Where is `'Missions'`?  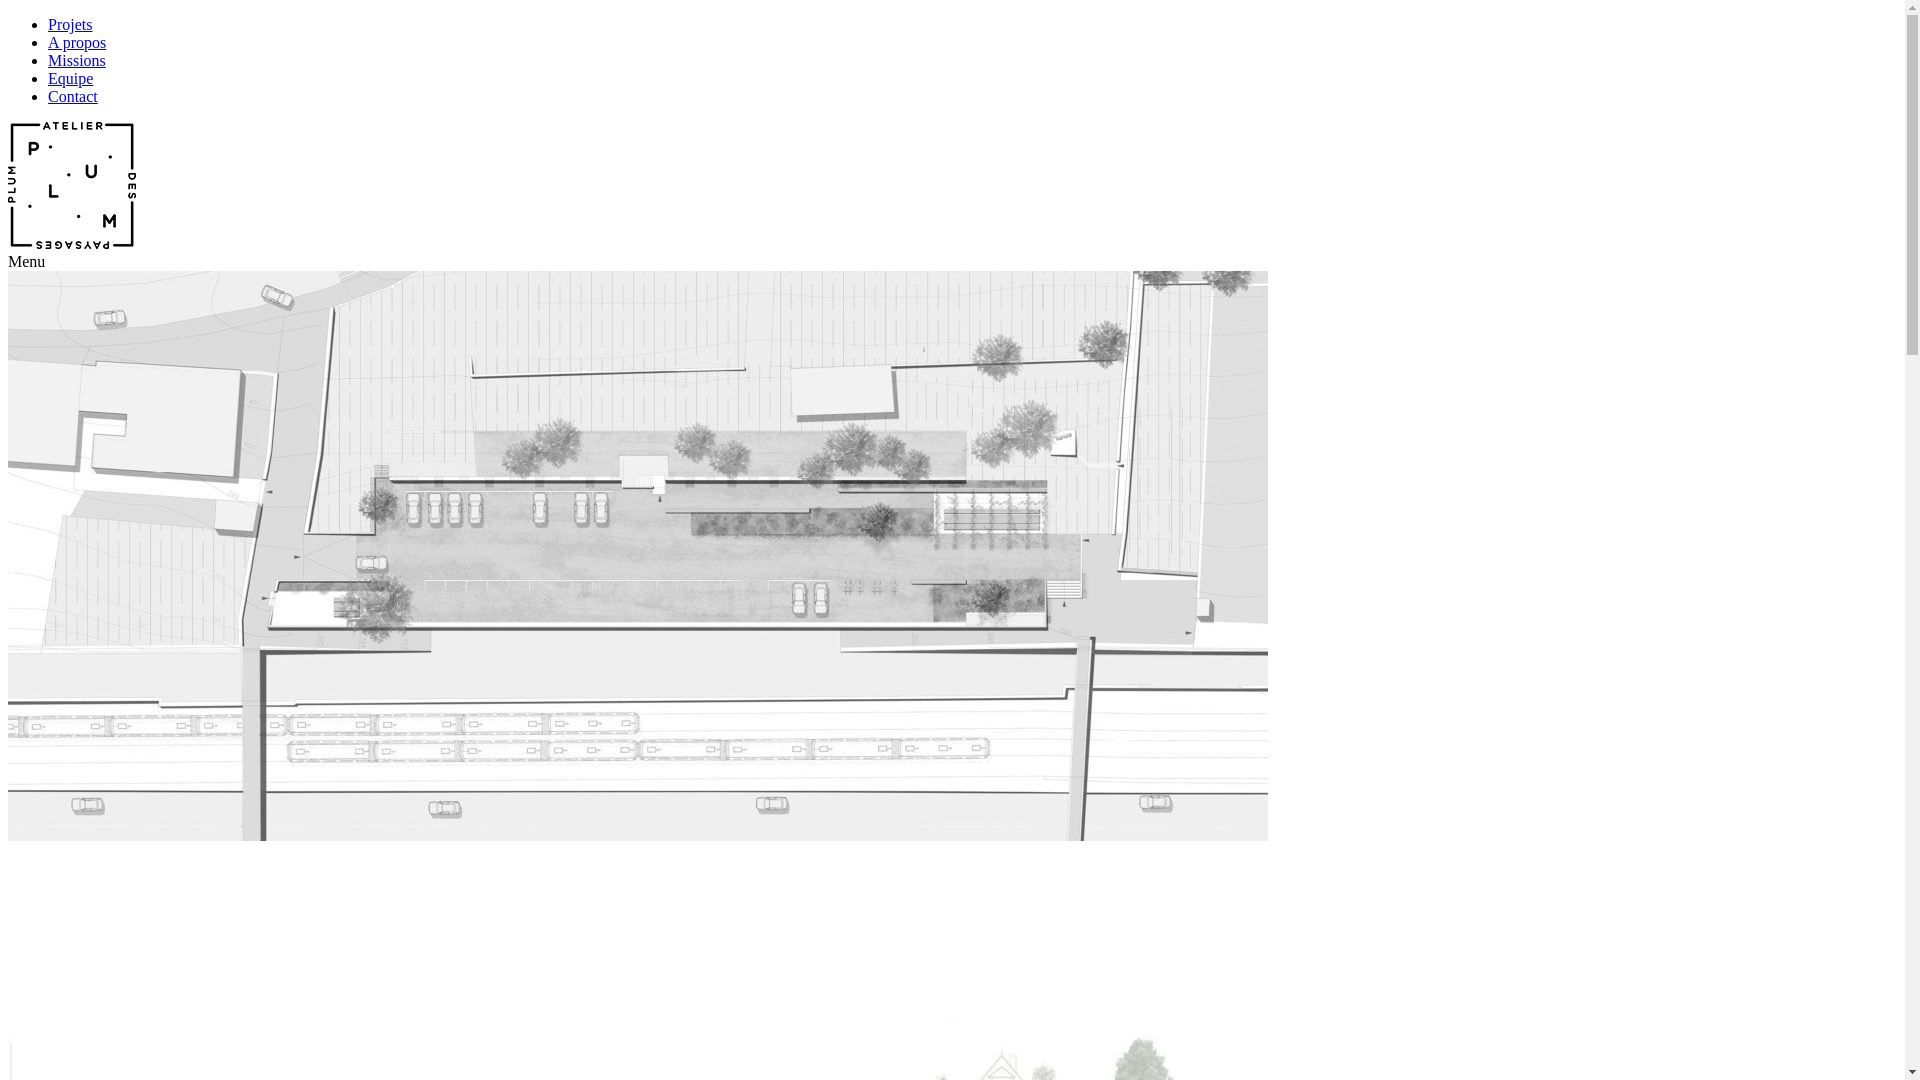
'Missions' is located at coordinates (76, 59).